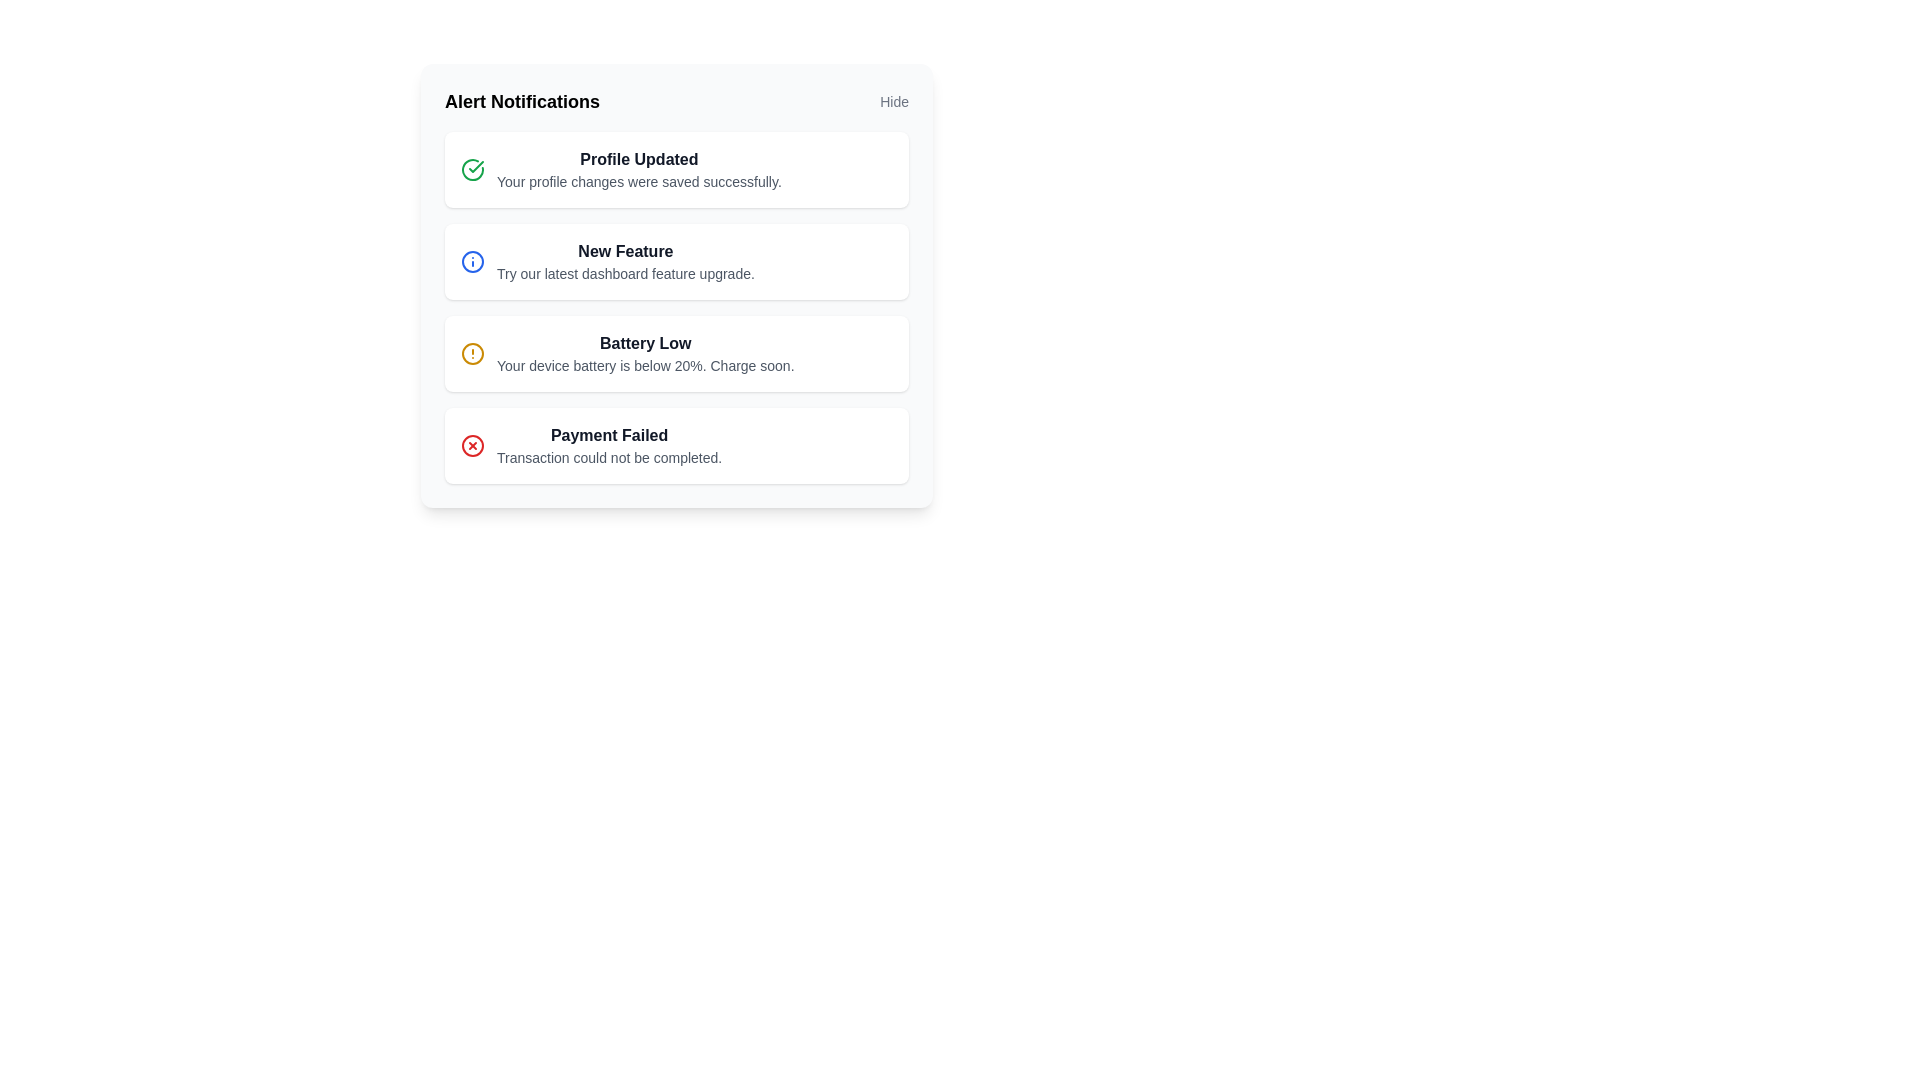  Describe the element at coordinates (475, 165) in the screenshot. I see `the green checkmark icon within the SVG graphic that signifies confirmation for the 'Profile Updated' notification` at that location.